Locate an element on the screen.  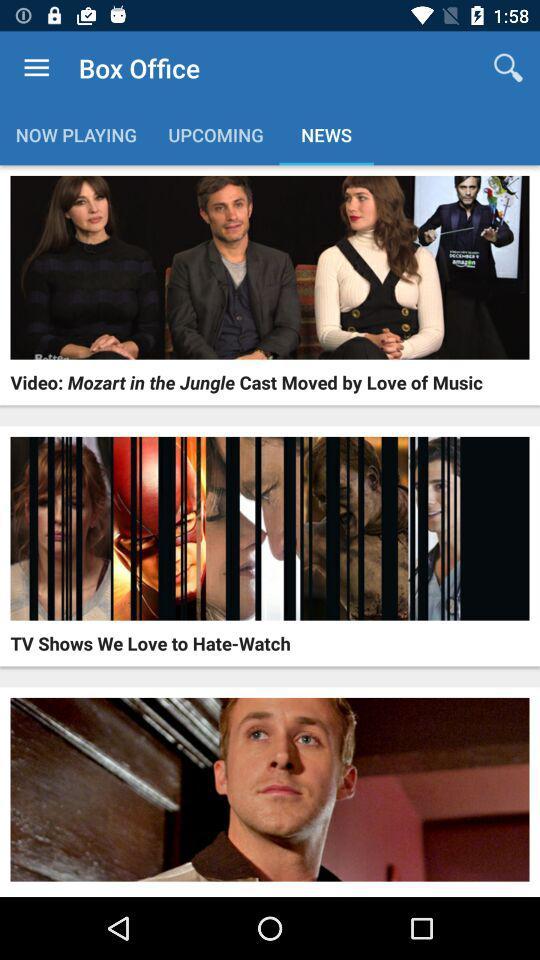
tv shows we icon is located at coordinates (149, 642).